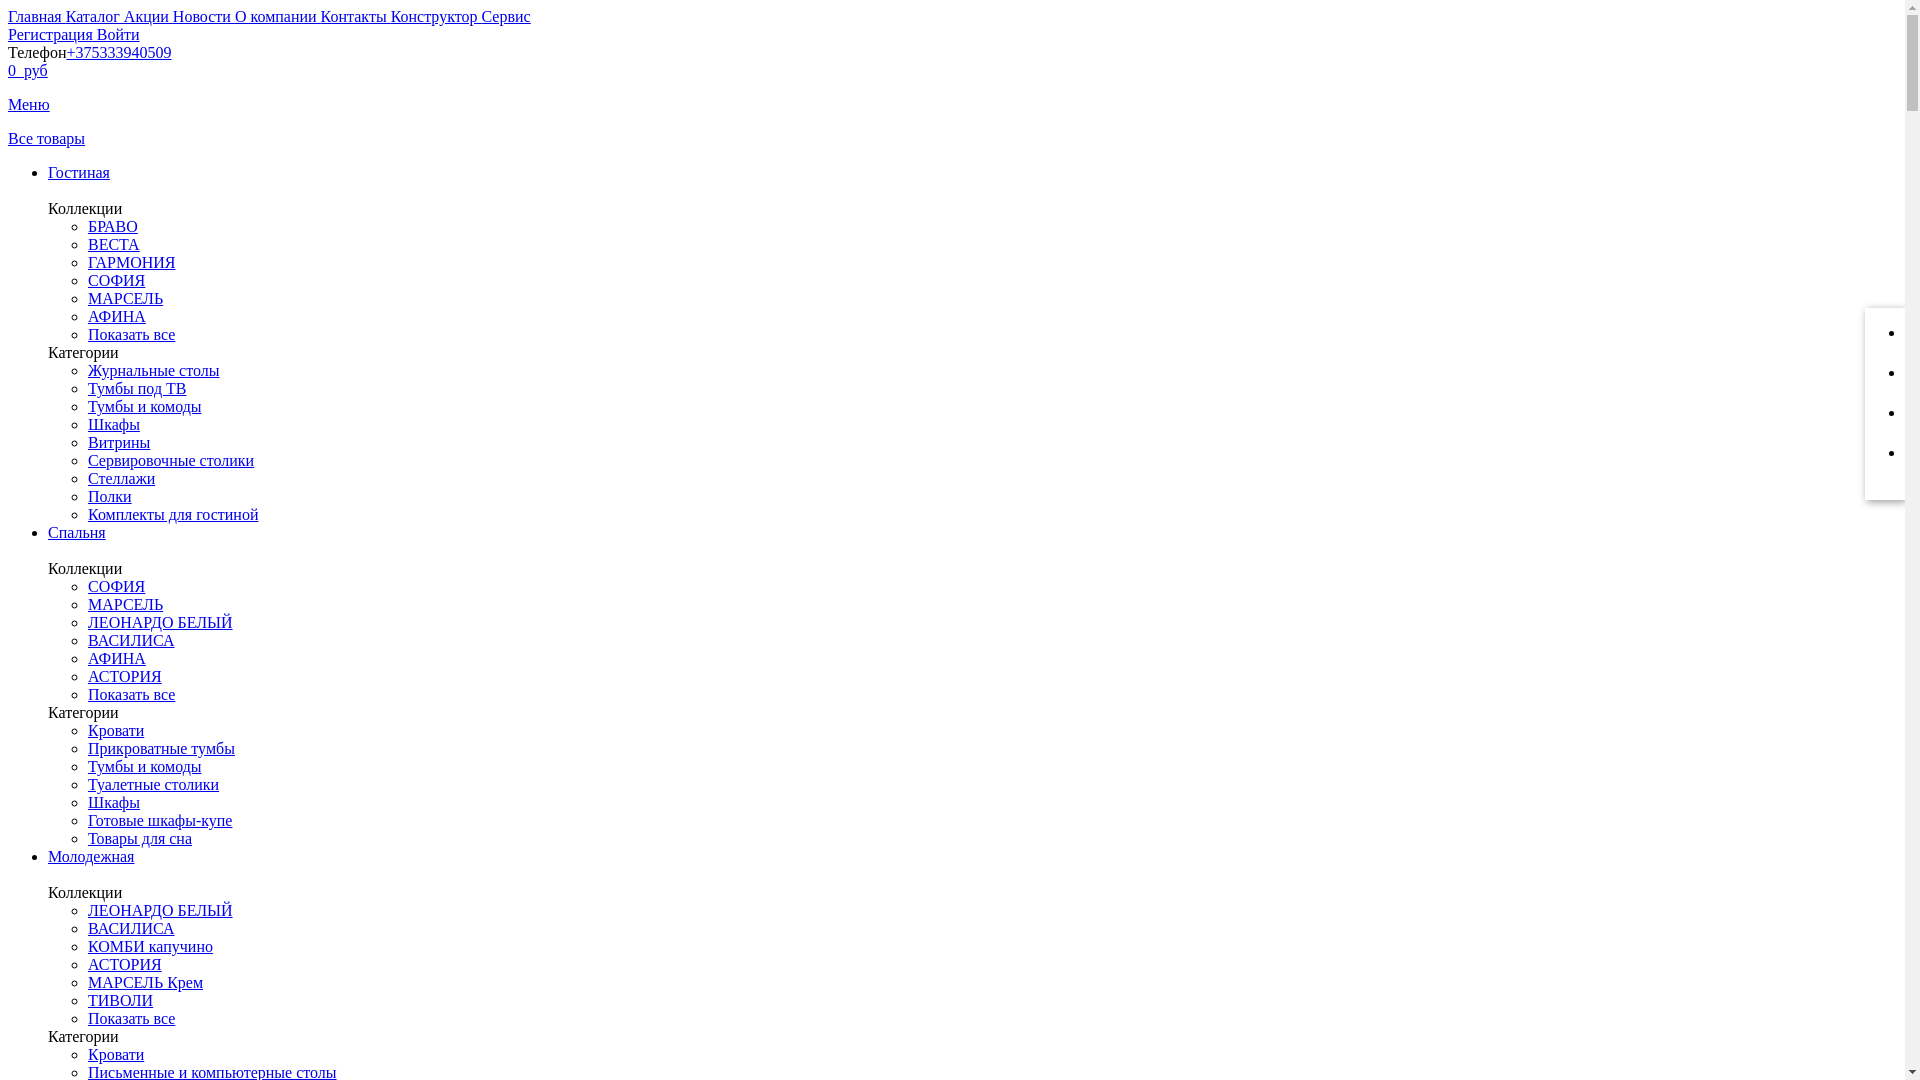  What do you see at coordinates (117, 51) in the screenshot?
I see `'+375333940509'` at bounding box center [117, 51].